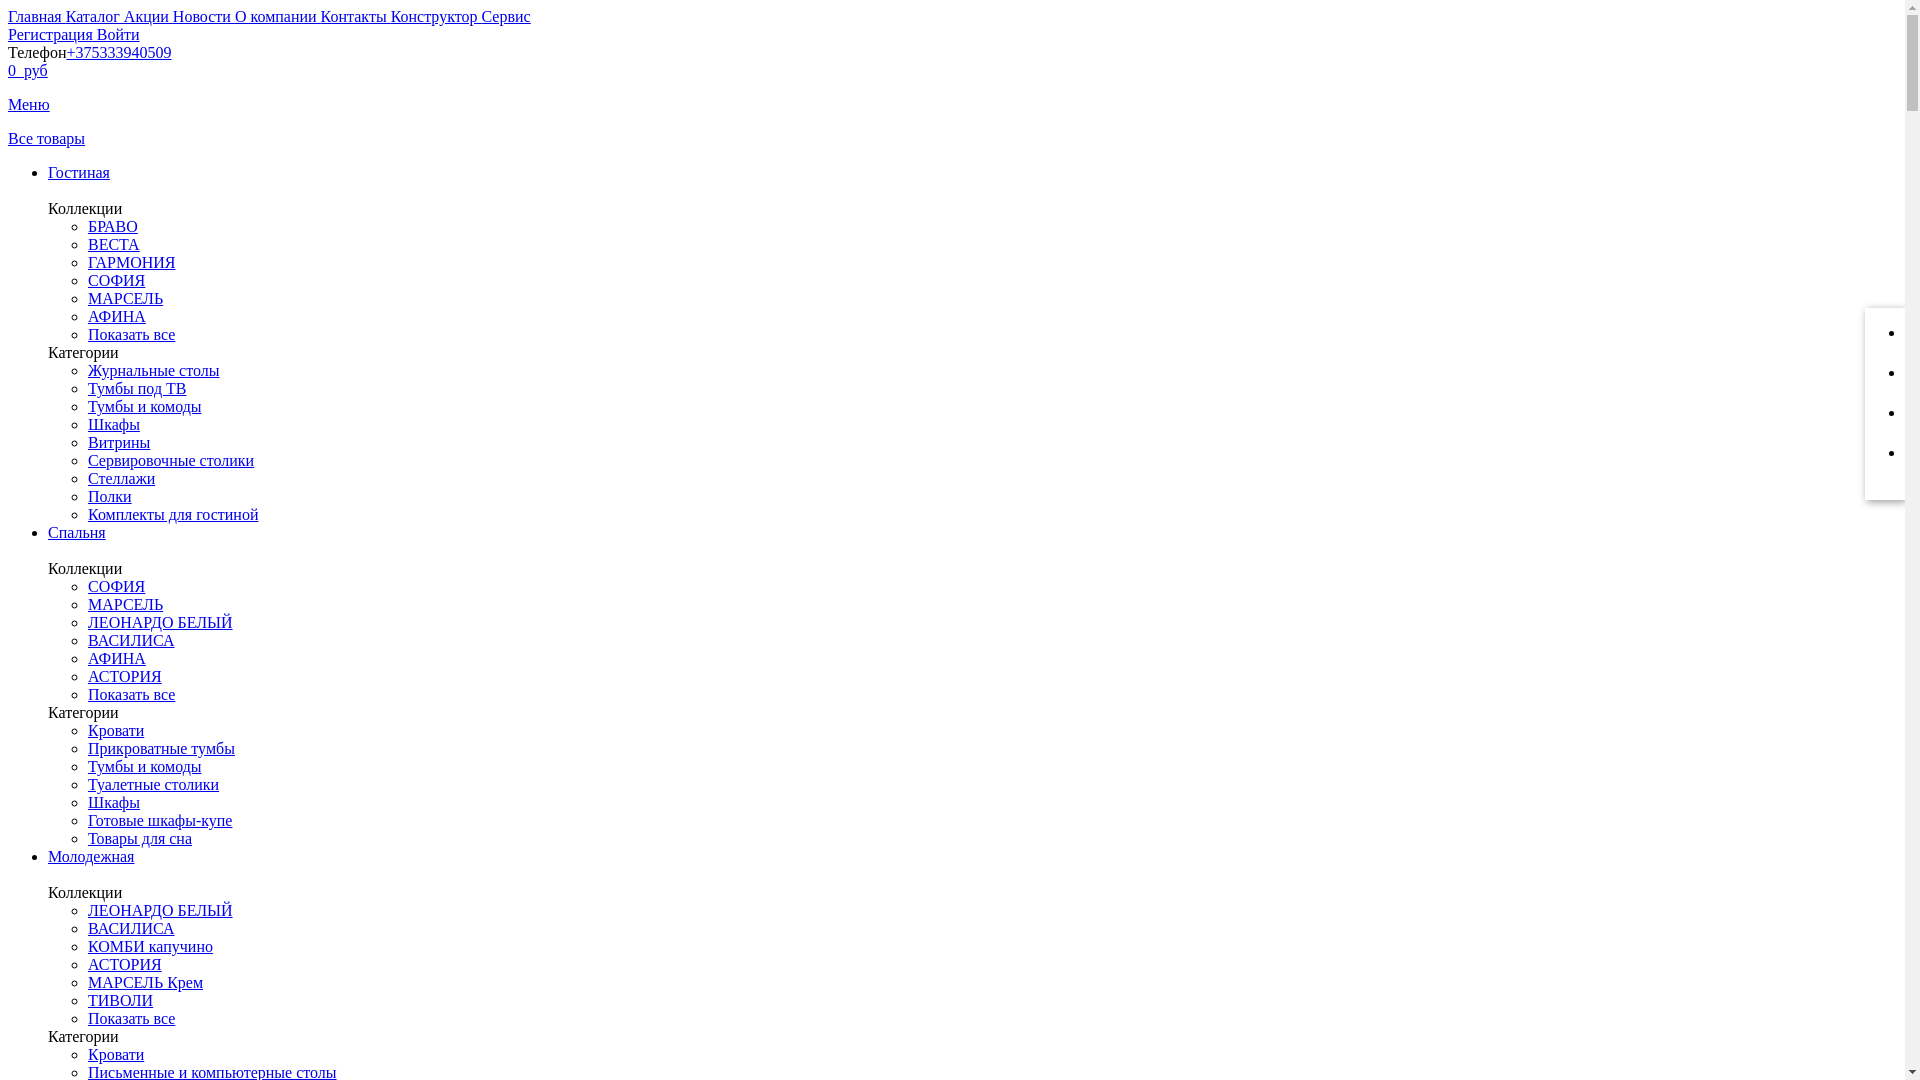  What do you see at coordinates (117, 51) in the screenshot?
I see `'+375333940509'` at bounding box center [117, 51].